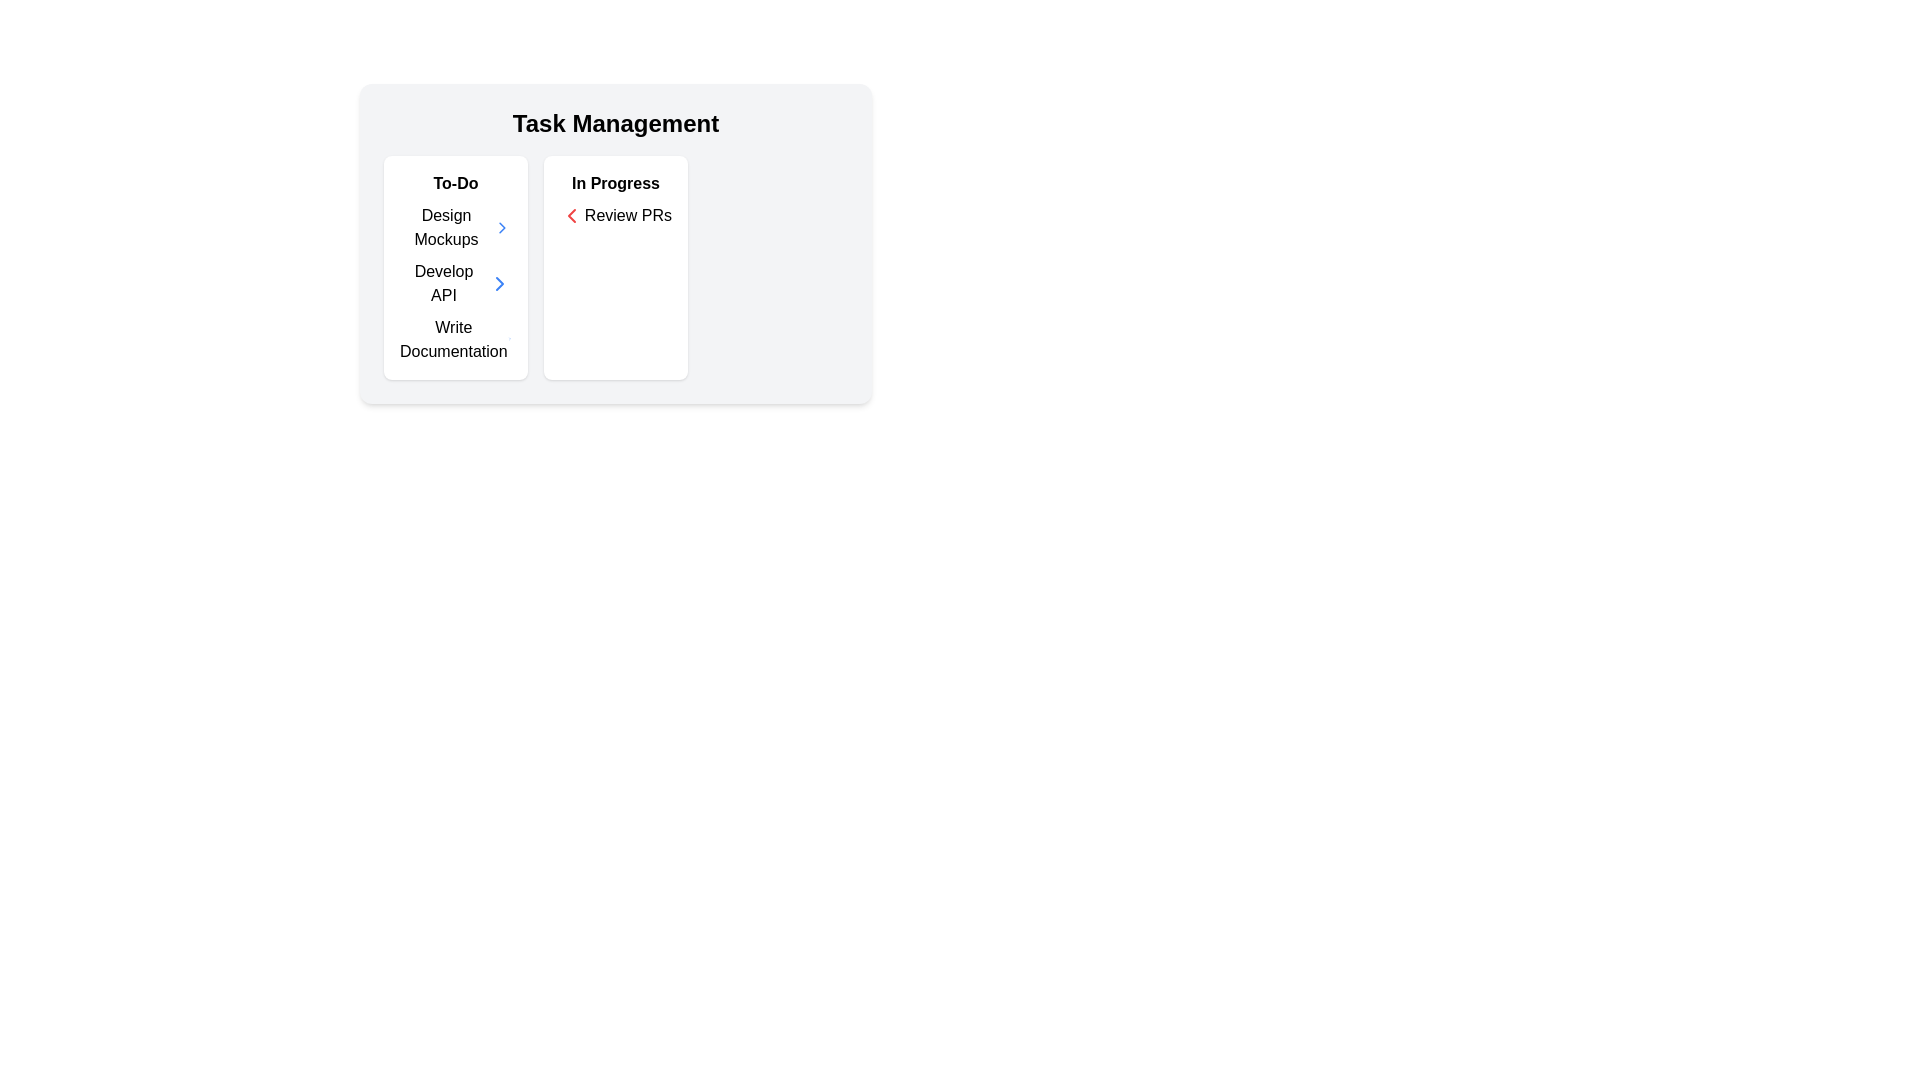  What do you see at coordinates (445, 226) in the screenshot?
I see `the topmost task labeled 'Design Mockups' in the 'To-Do' section` at bounding box center [445, 226].